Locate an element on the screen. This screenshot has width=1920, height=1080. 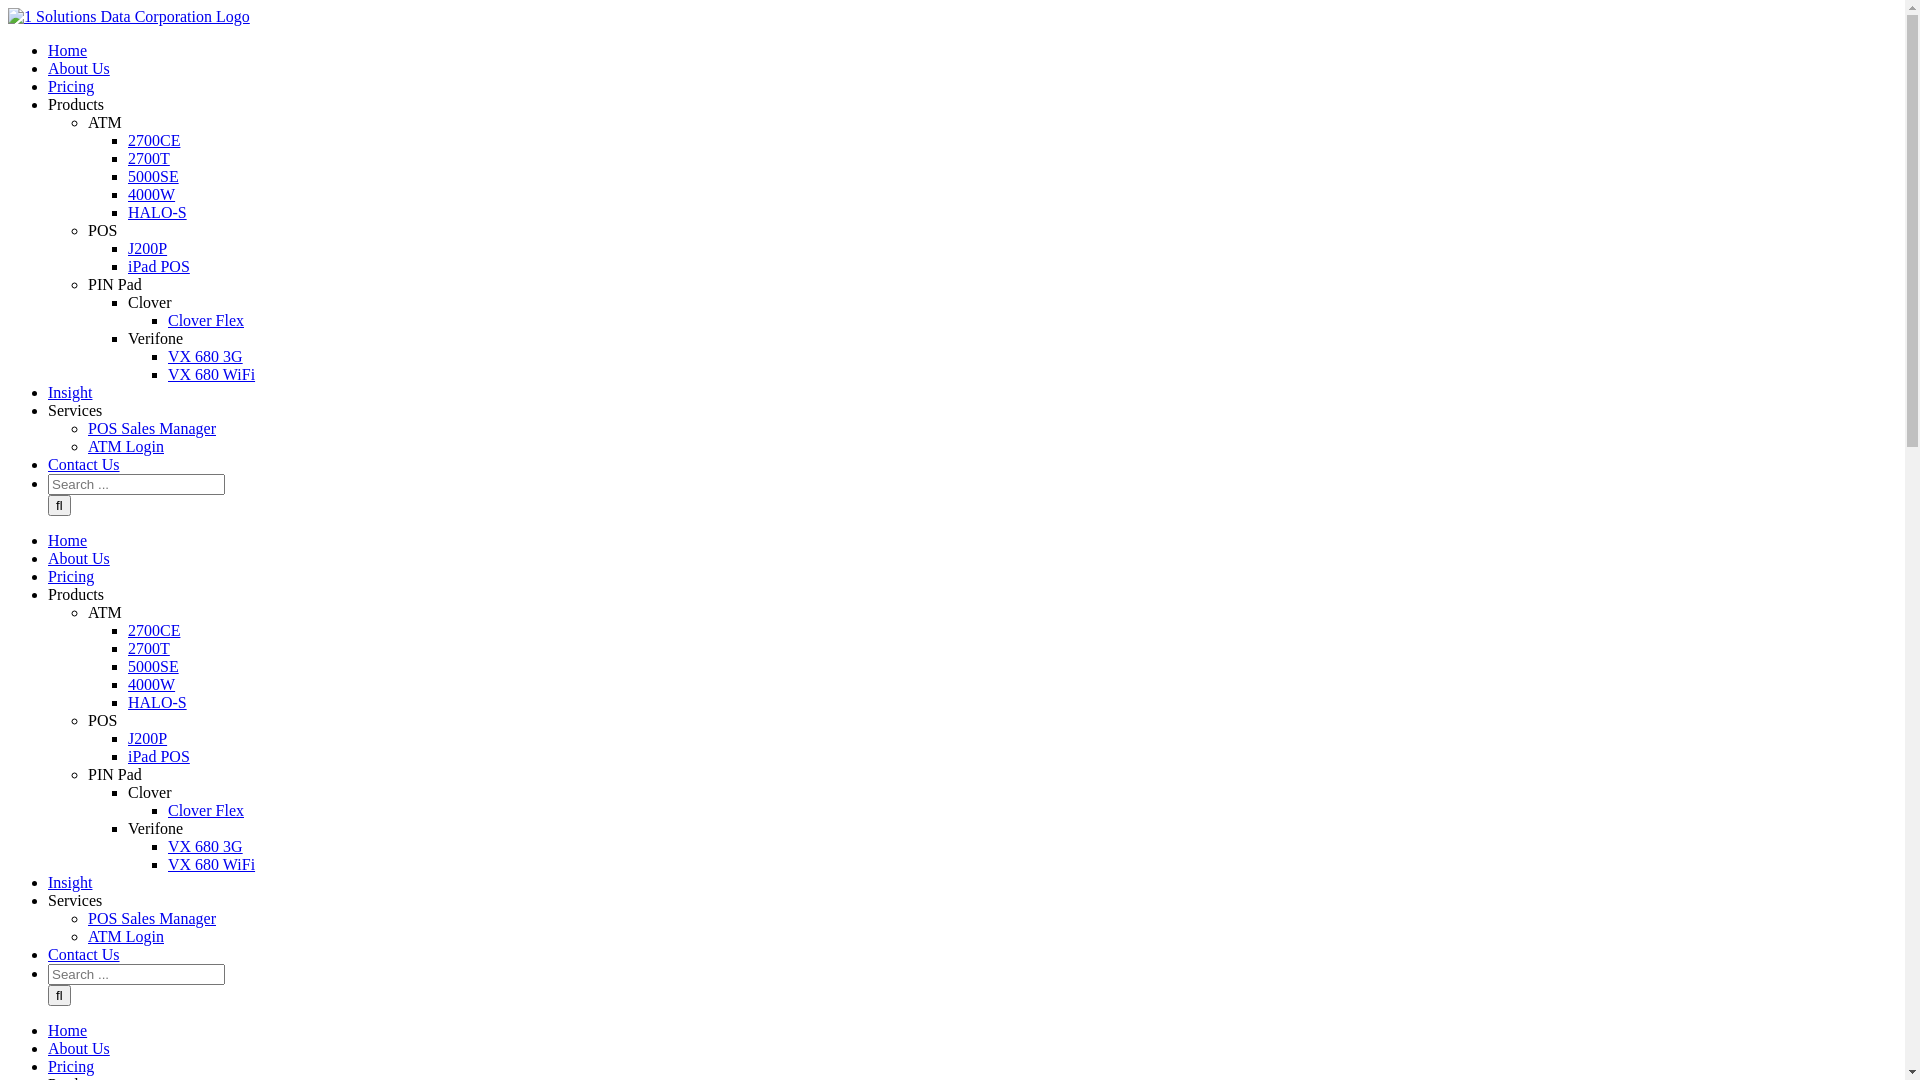
'Products' is located at coordinates (76, 593).